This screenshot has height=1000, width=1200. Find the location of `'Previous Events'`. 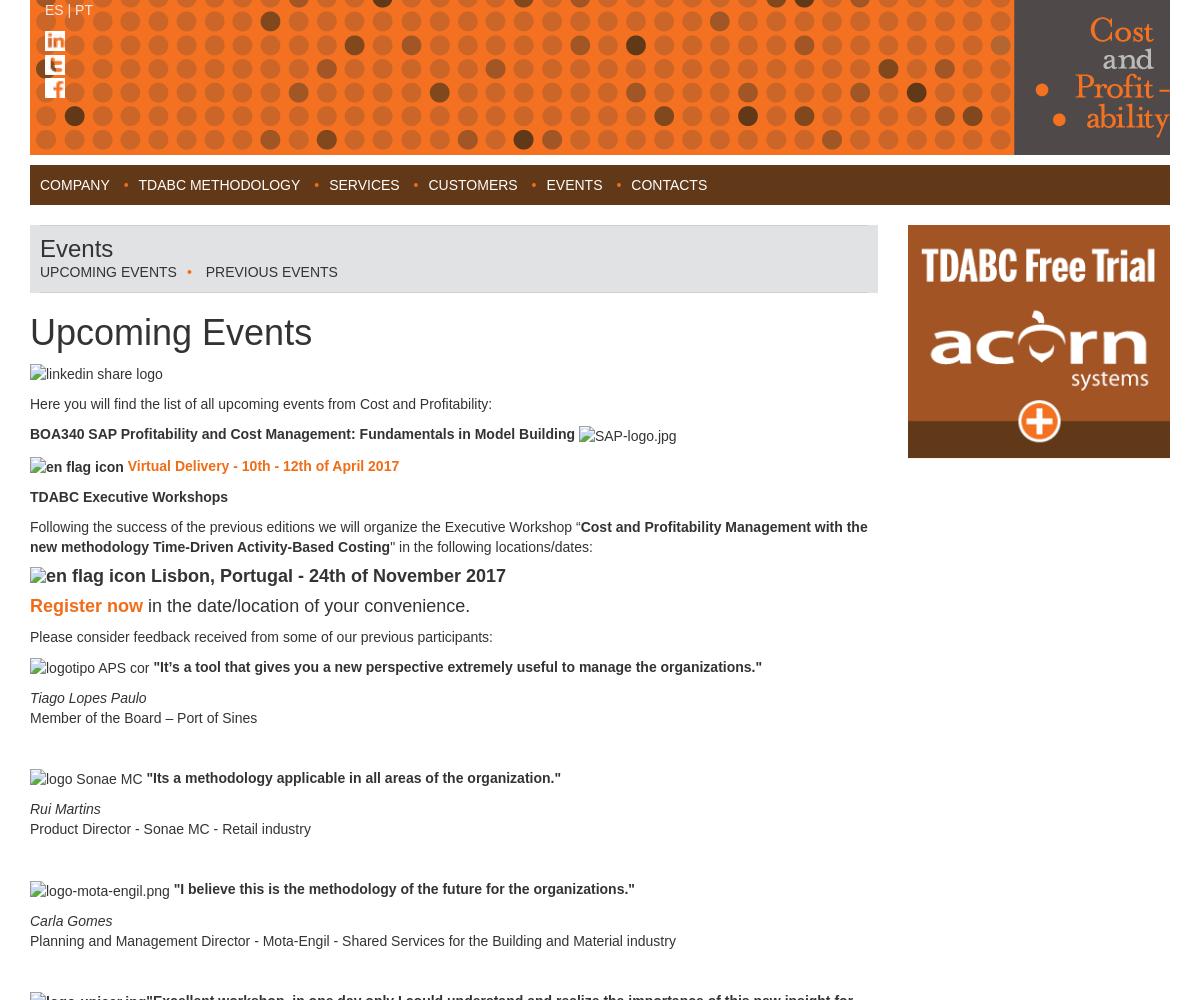

'Previous Events' is located at coordinates (269, 272).